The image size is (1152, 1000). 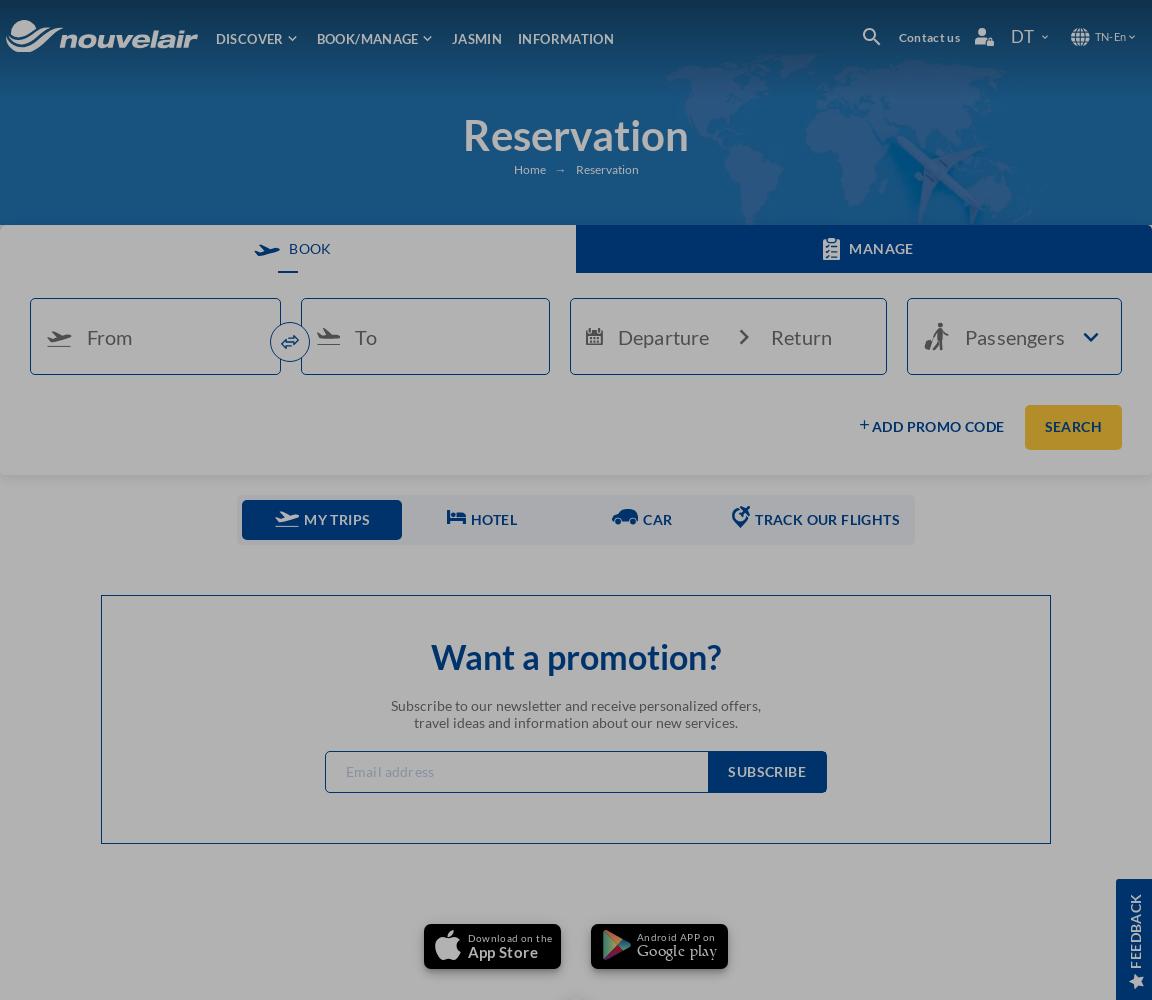 What do you see at coordinates (837, 395) in the screenshot?
I see `'POINTS OF SALES'` at bounding box center [837, 395].